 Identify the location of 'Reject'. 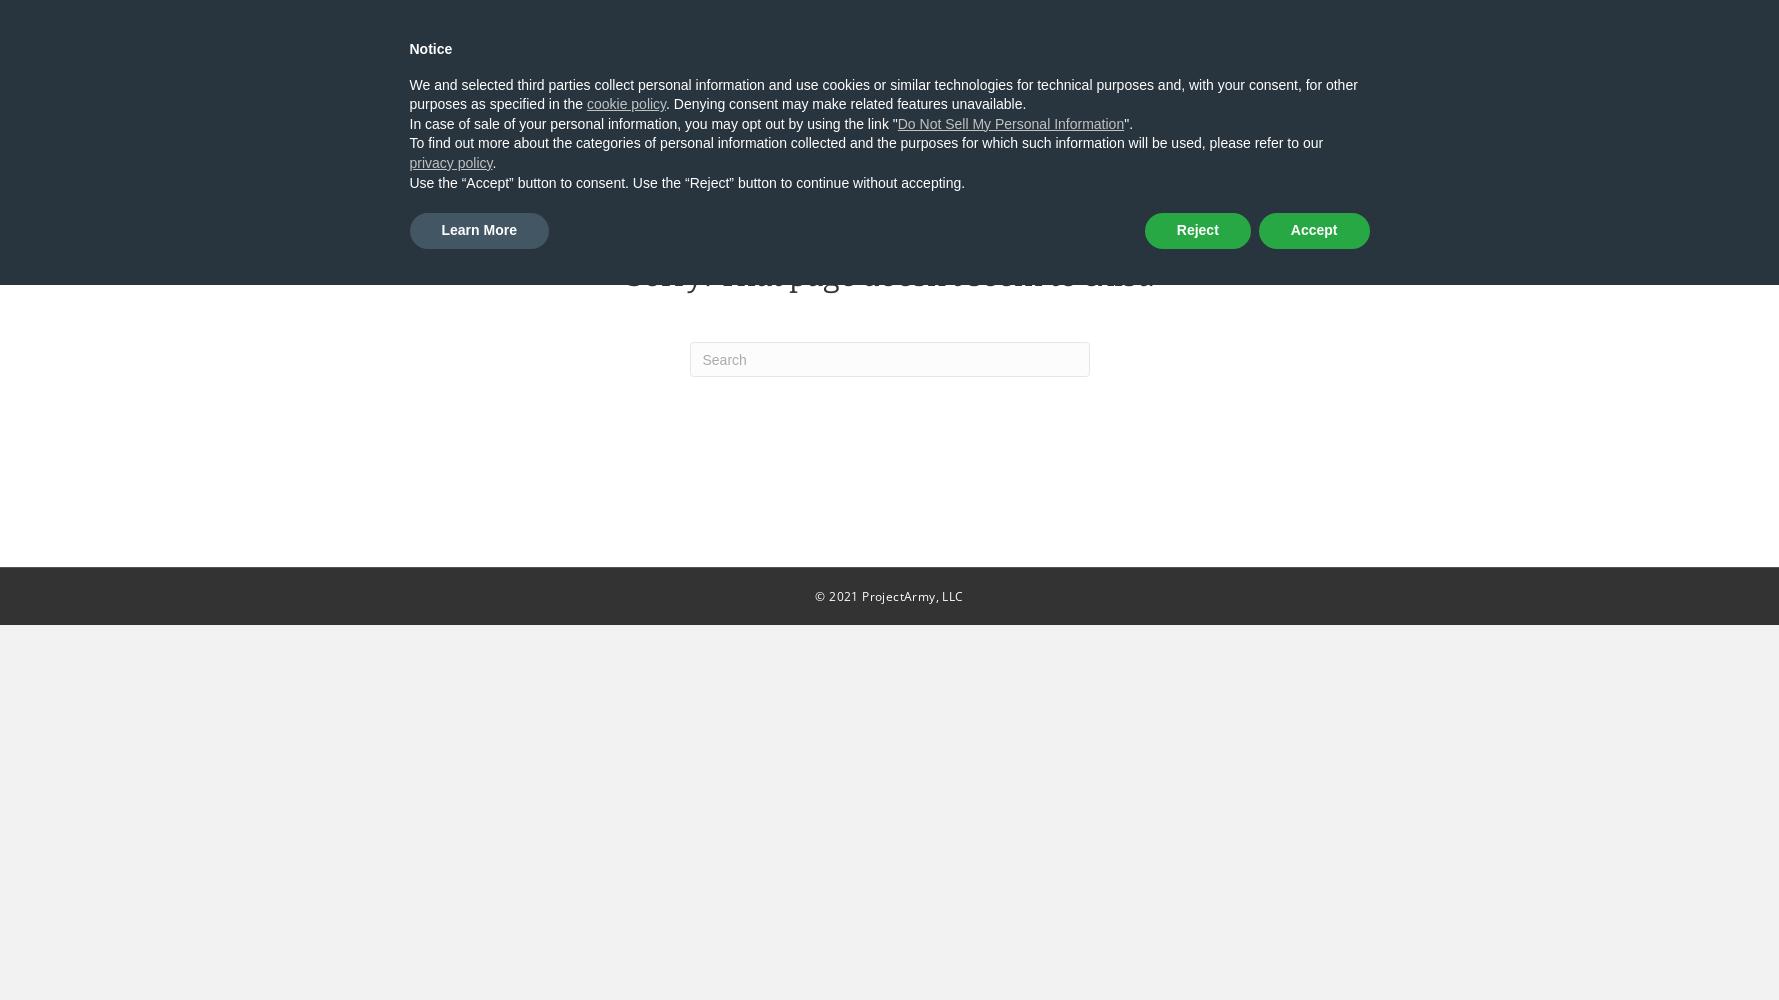
(1195, 229).